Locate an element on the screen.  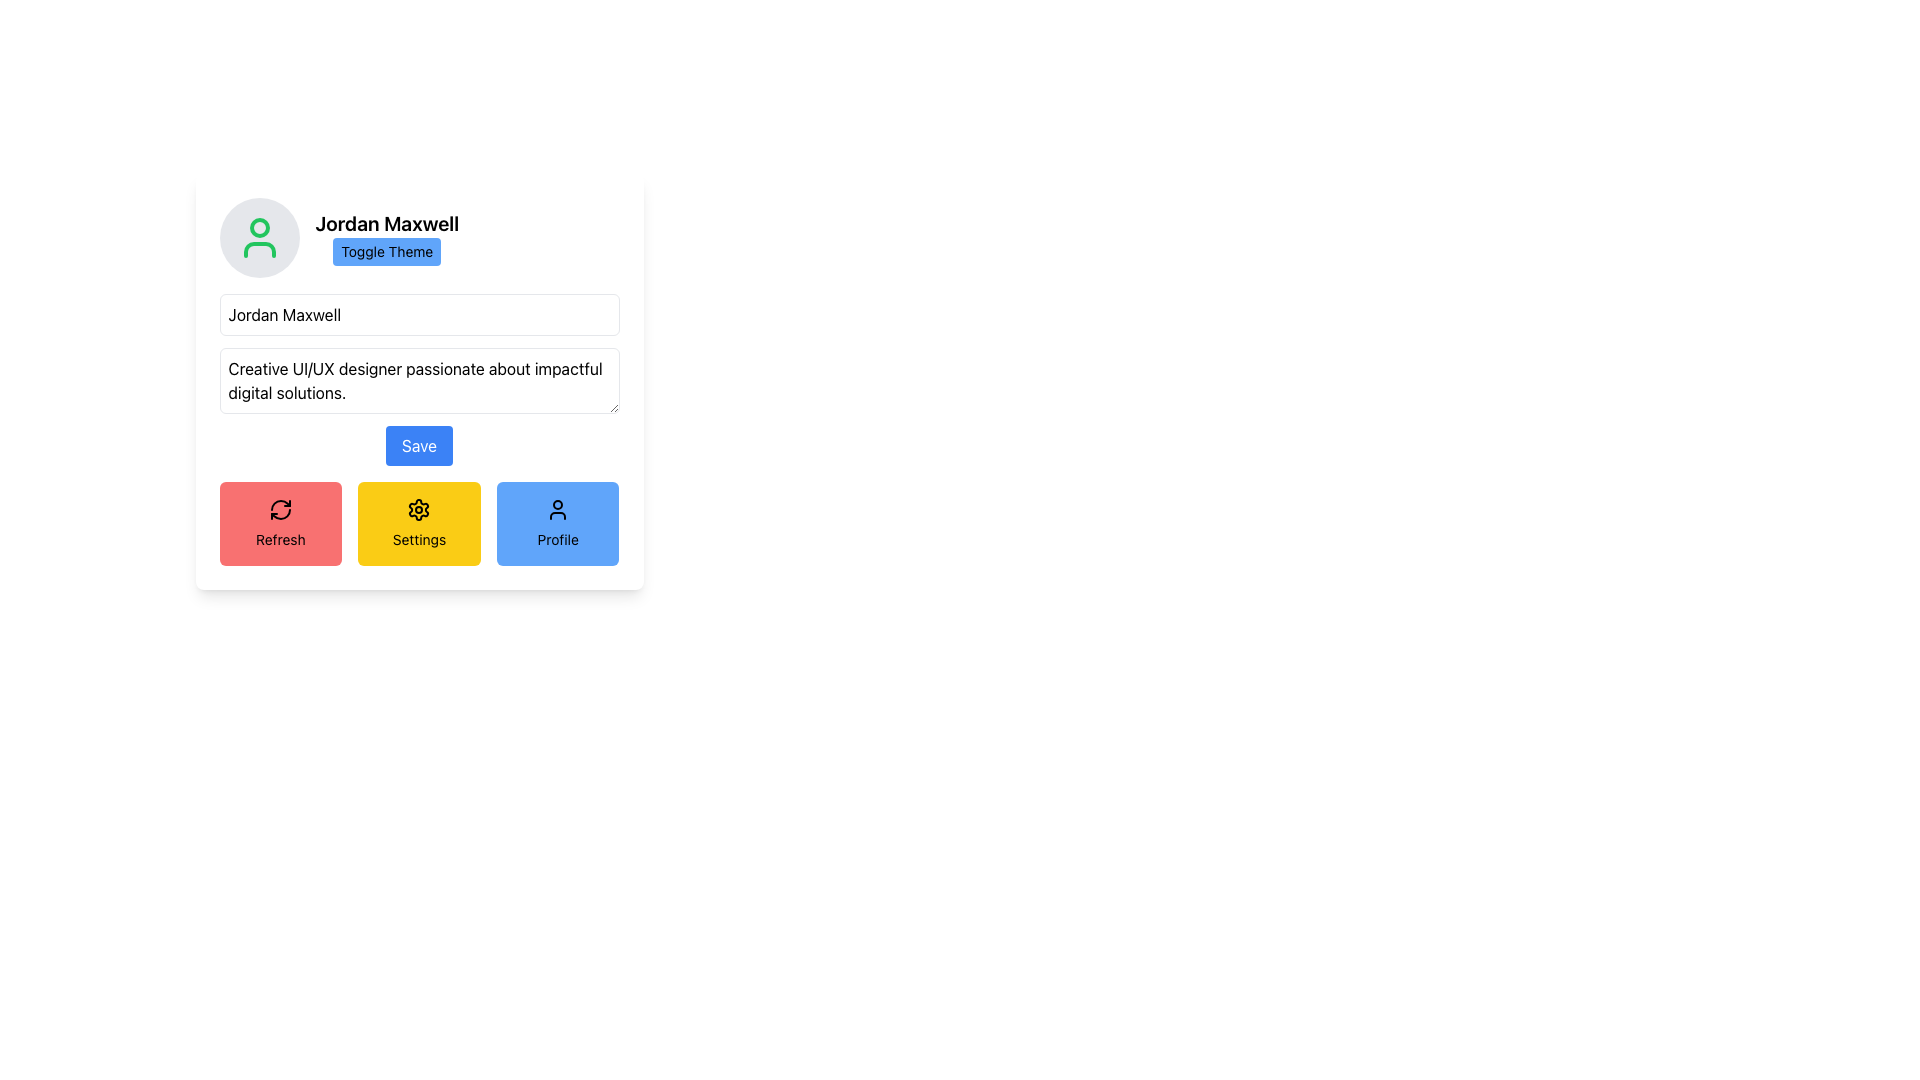
the 'Toggle Theme' button, which is a rectangular button with rounded corners and a blue background, located directly to the right of the text 'Jordan Maxwell' is located at coordinates (387, 250).